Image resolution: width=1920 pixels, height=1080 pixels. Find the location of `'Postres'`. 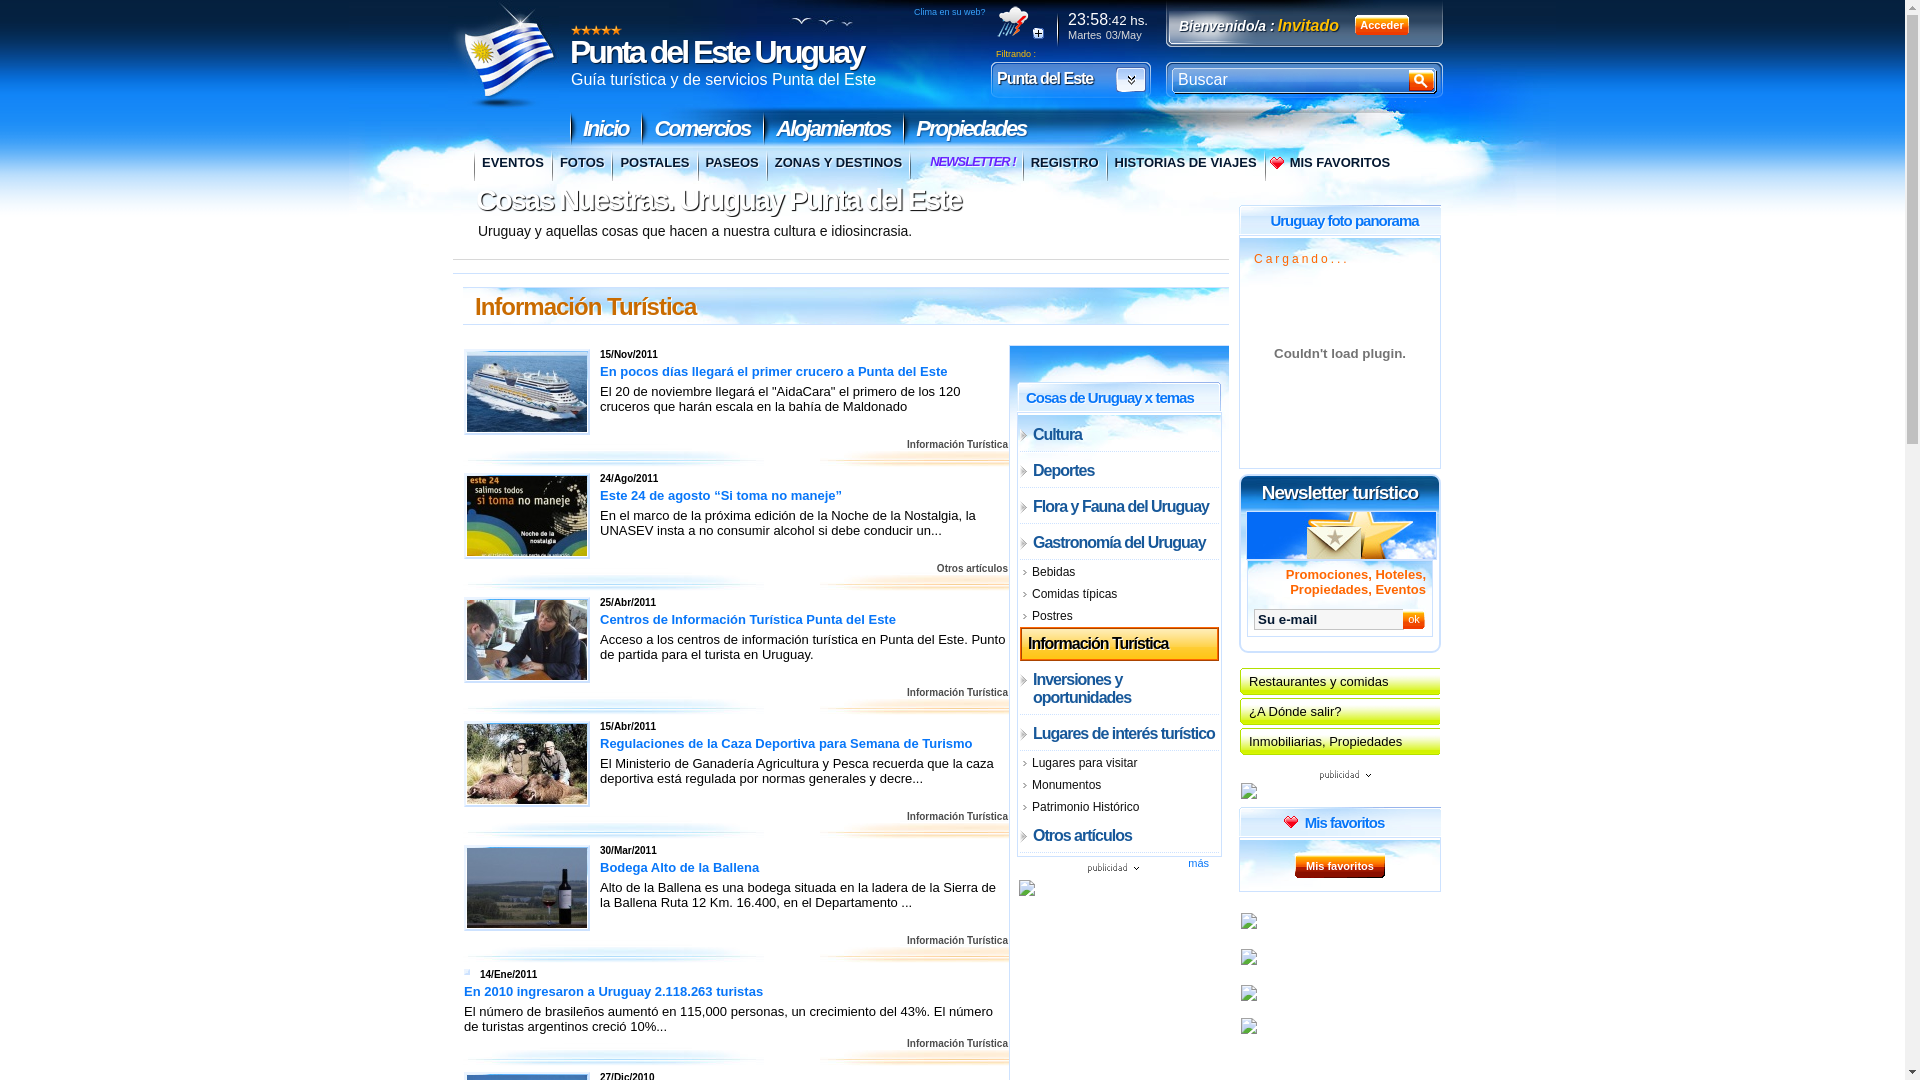

'Postres' is located at coordinates (1019, 615).